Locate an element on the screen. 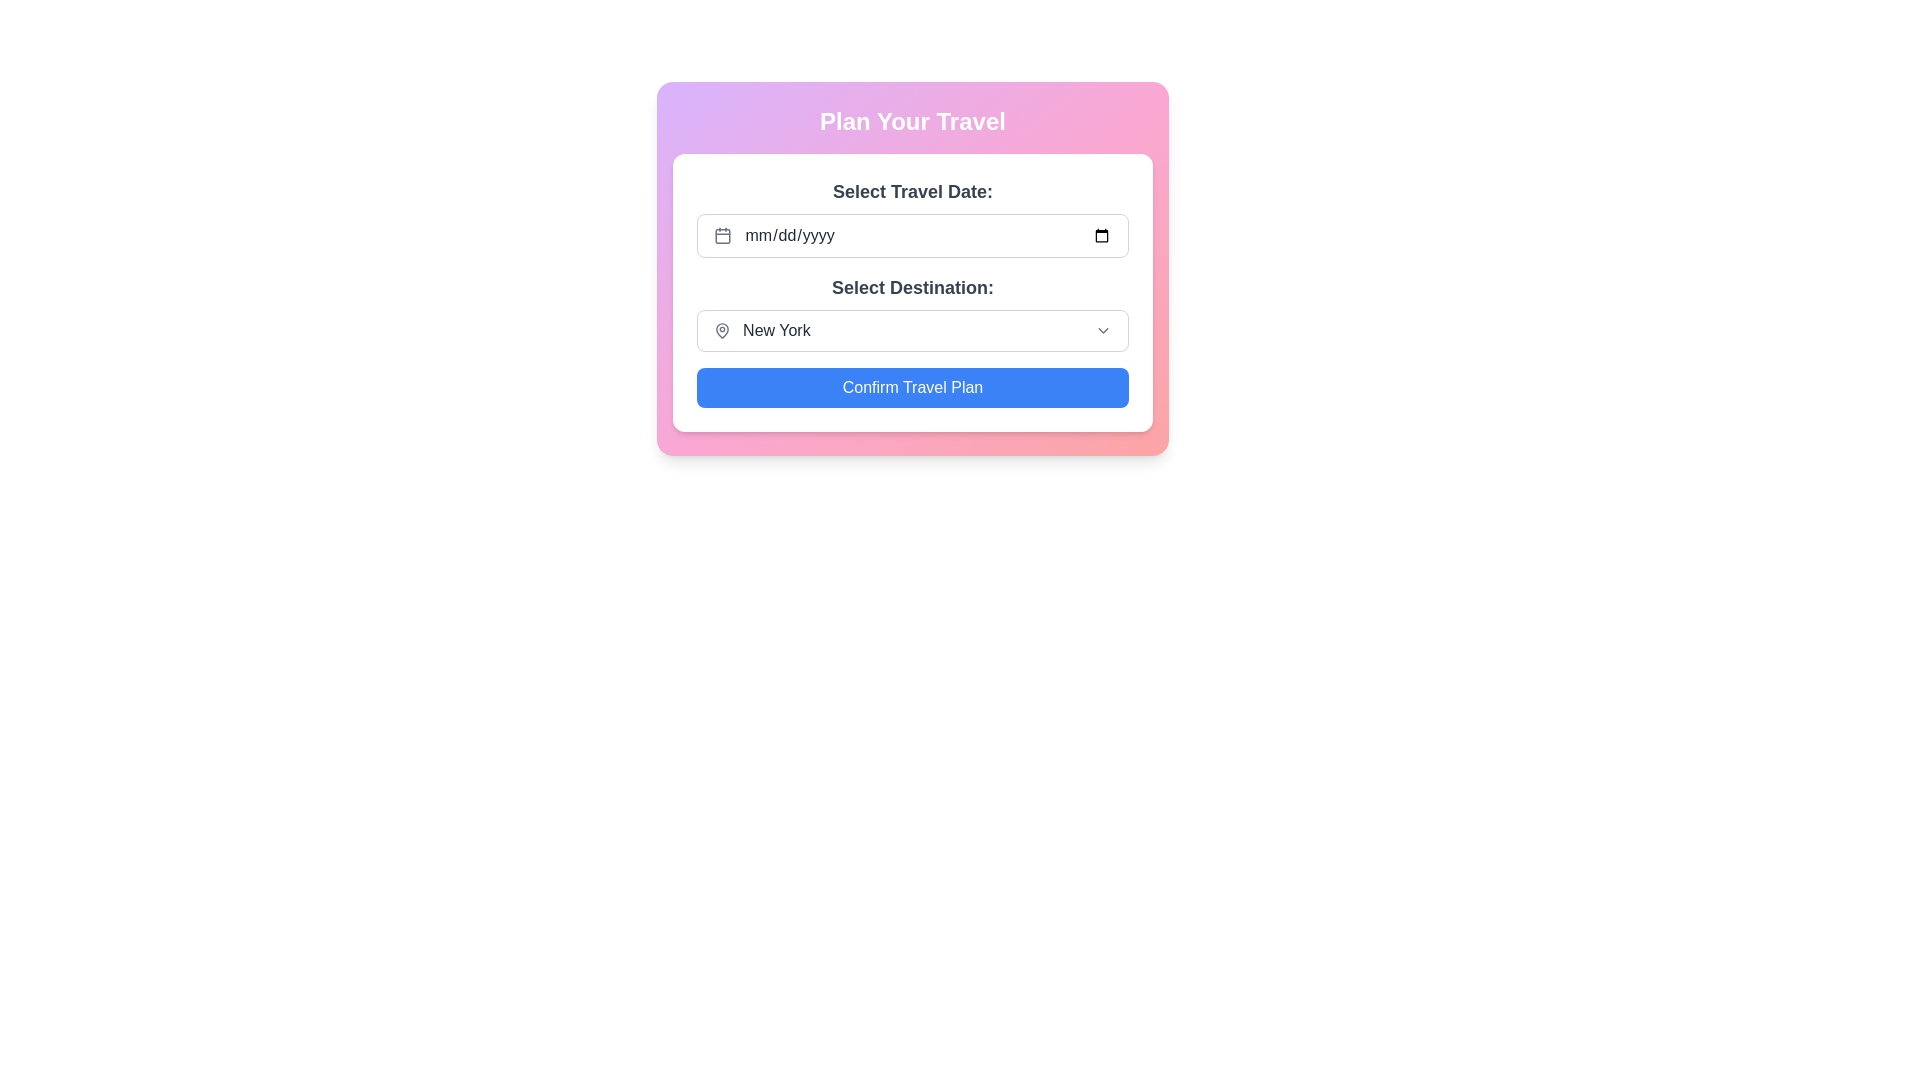 Image resolution: width=1920 pixels, height=1080 pixels. the second label for travel destination selection is located at coordinates (911, 288).